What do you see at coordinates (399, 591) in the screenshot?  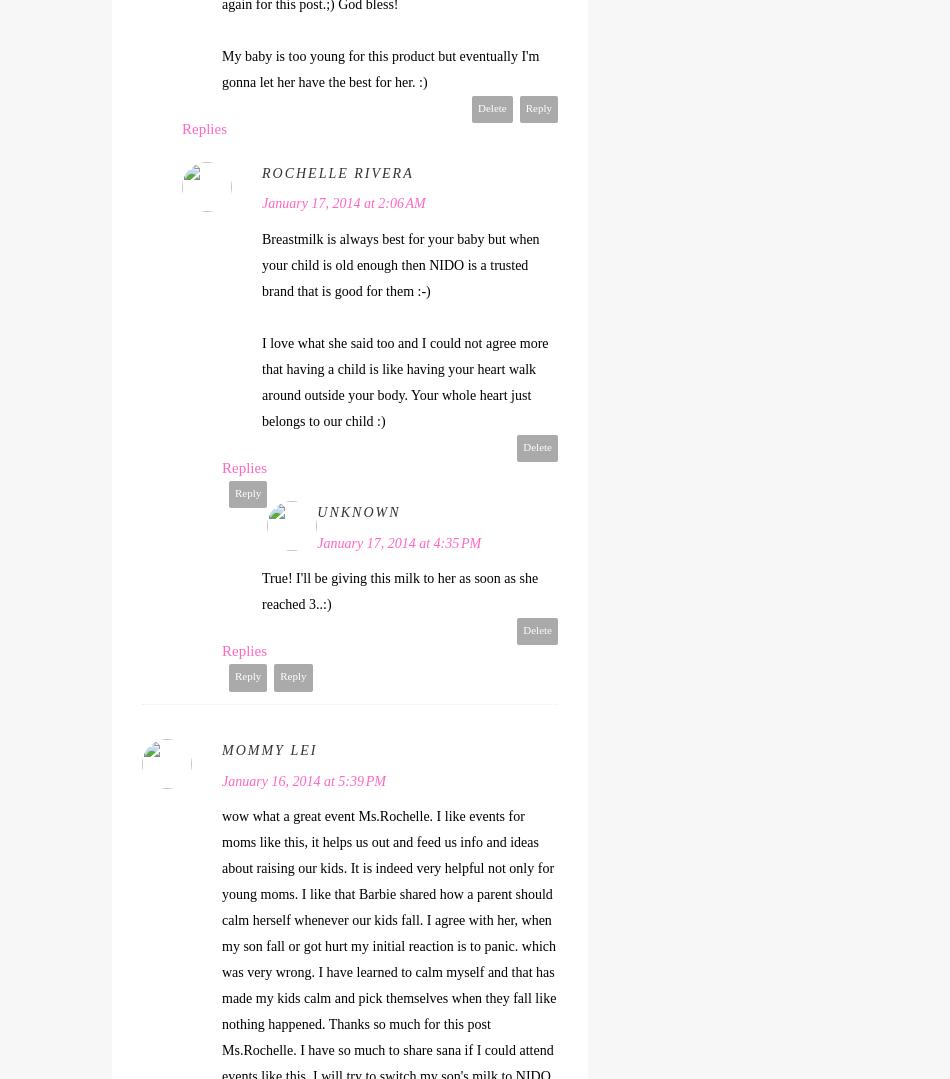 I see `'True! I'll be giving this milk to her as soon as she reached 3..:)'` at bounding box center [399, 591].